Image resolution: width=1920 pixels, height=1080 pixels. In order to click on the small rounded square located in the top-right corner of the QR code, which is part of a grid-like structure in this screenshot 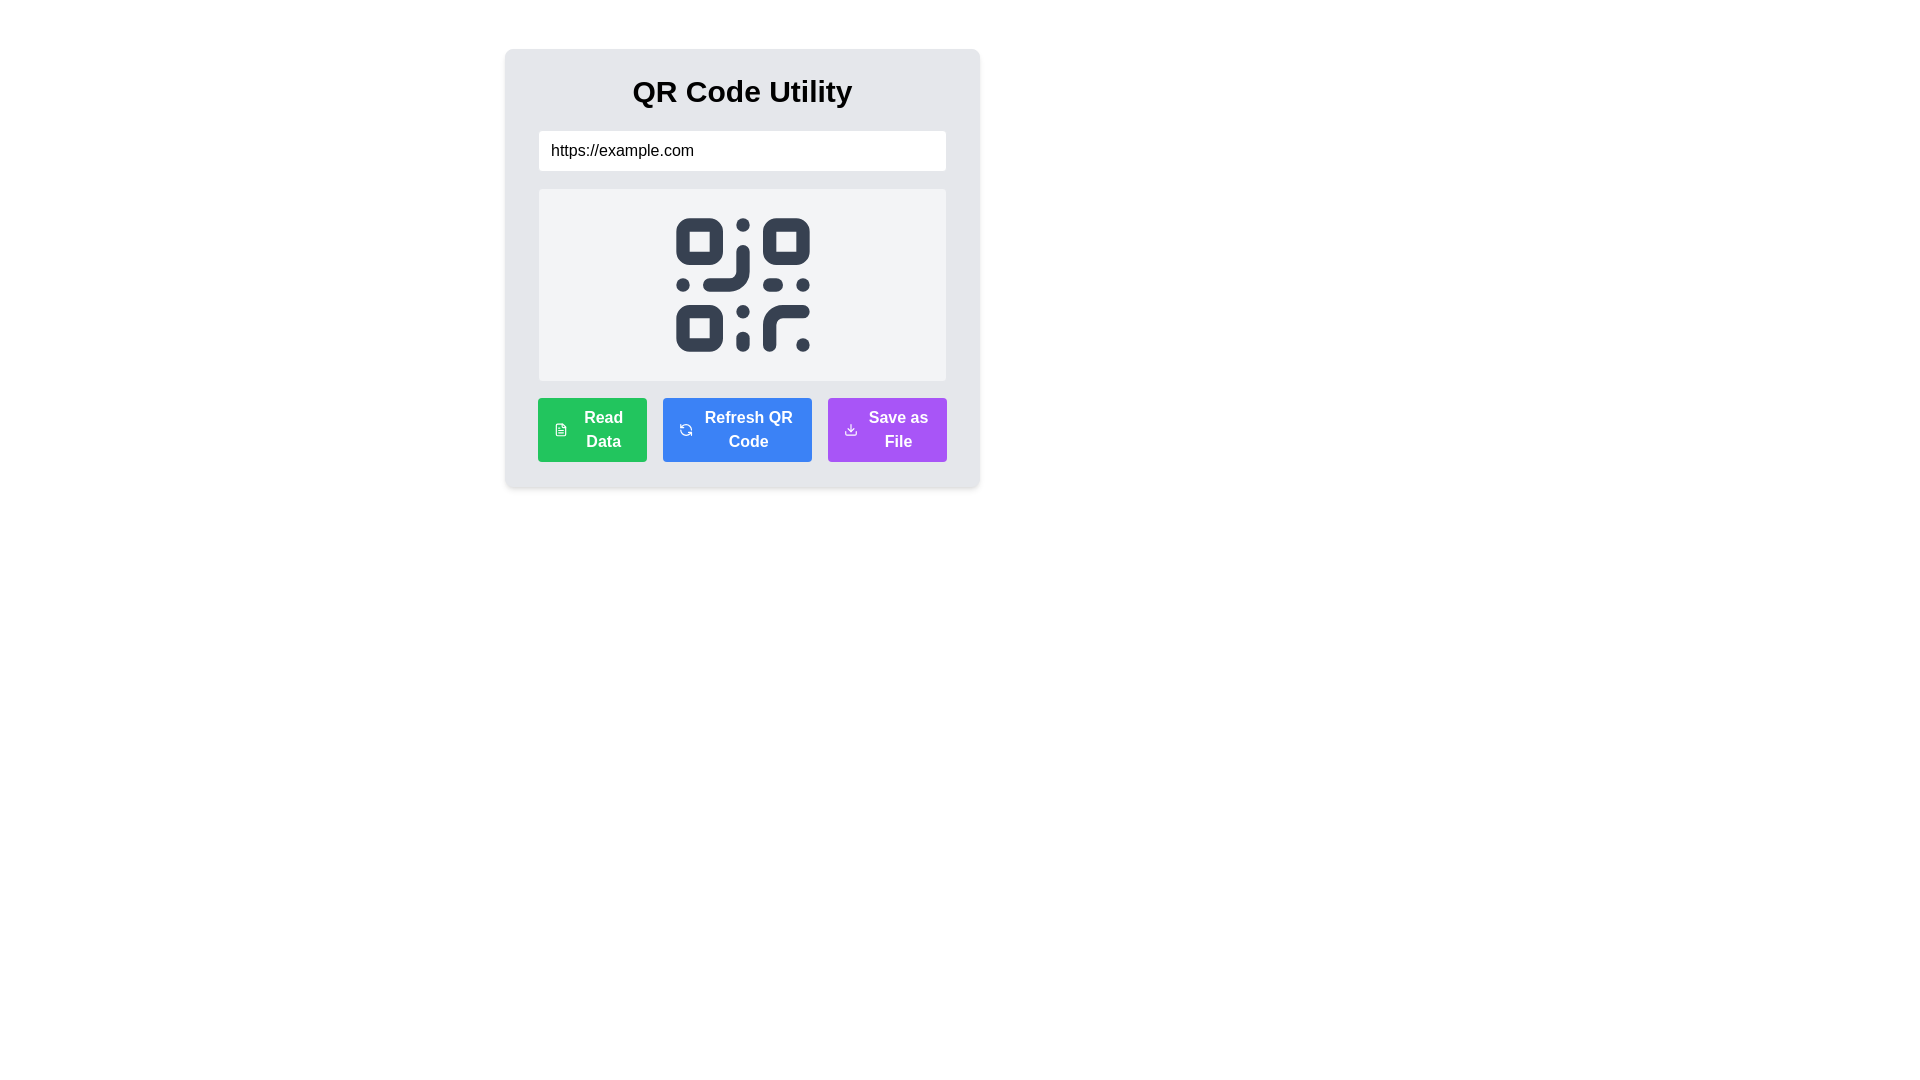, I will do `click(784, 240)`.